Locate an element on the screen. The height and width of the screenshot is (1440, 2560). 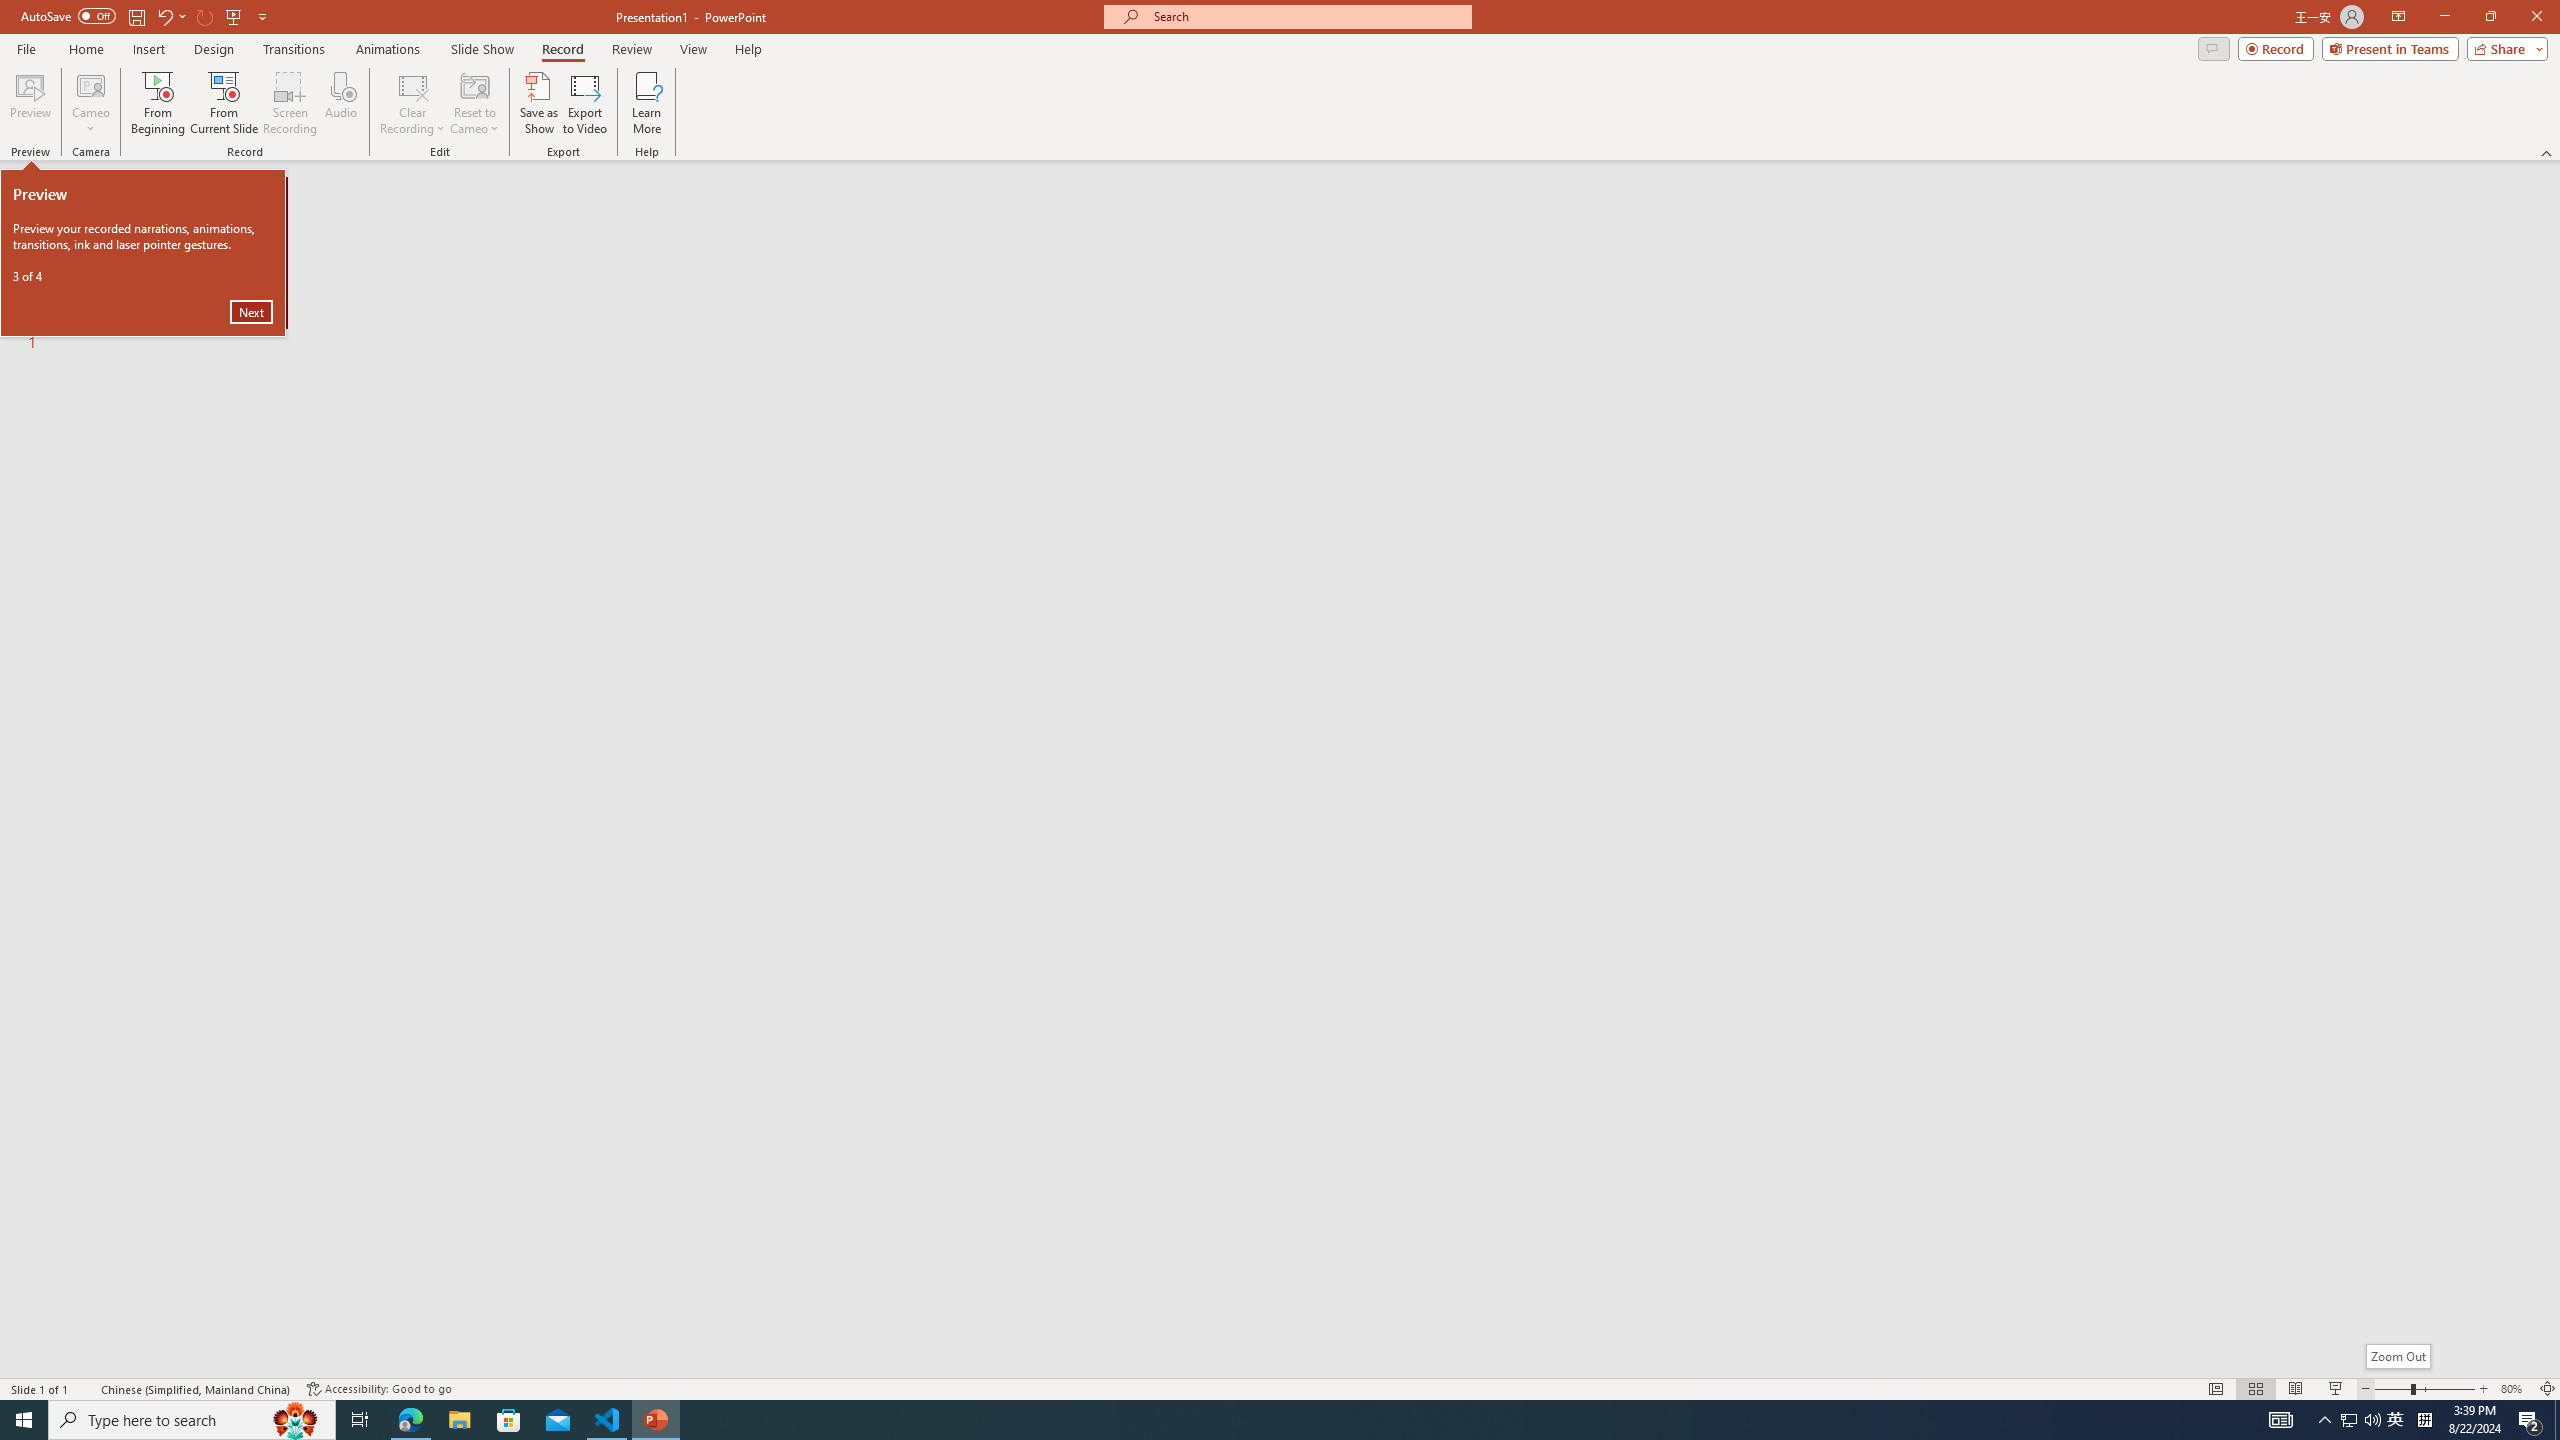
'Microsoft Edge - 1 running window' is located at coordinates (409, 1418).